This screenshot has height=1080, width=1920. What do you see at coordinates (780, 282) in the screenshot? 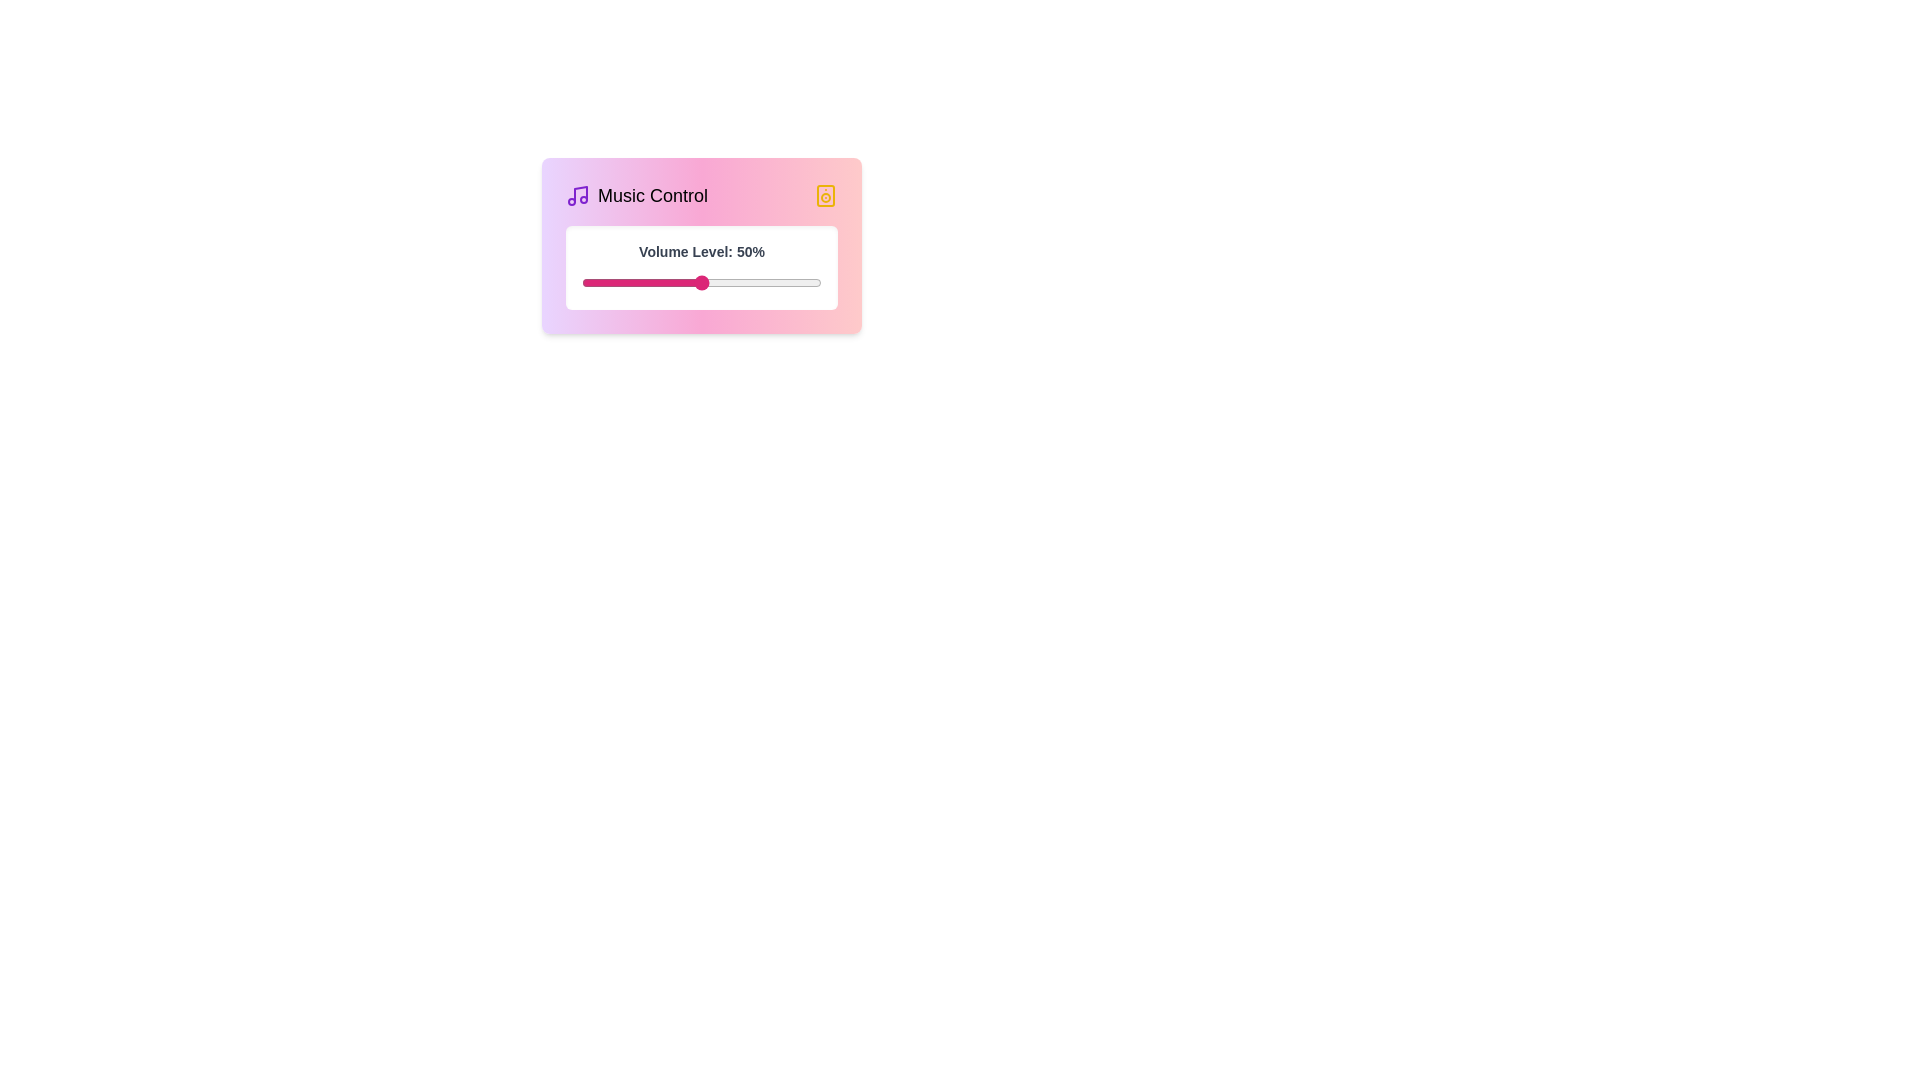
I see `the volume level to 83% by adjusting the slider` at bounding box center [780, 282].